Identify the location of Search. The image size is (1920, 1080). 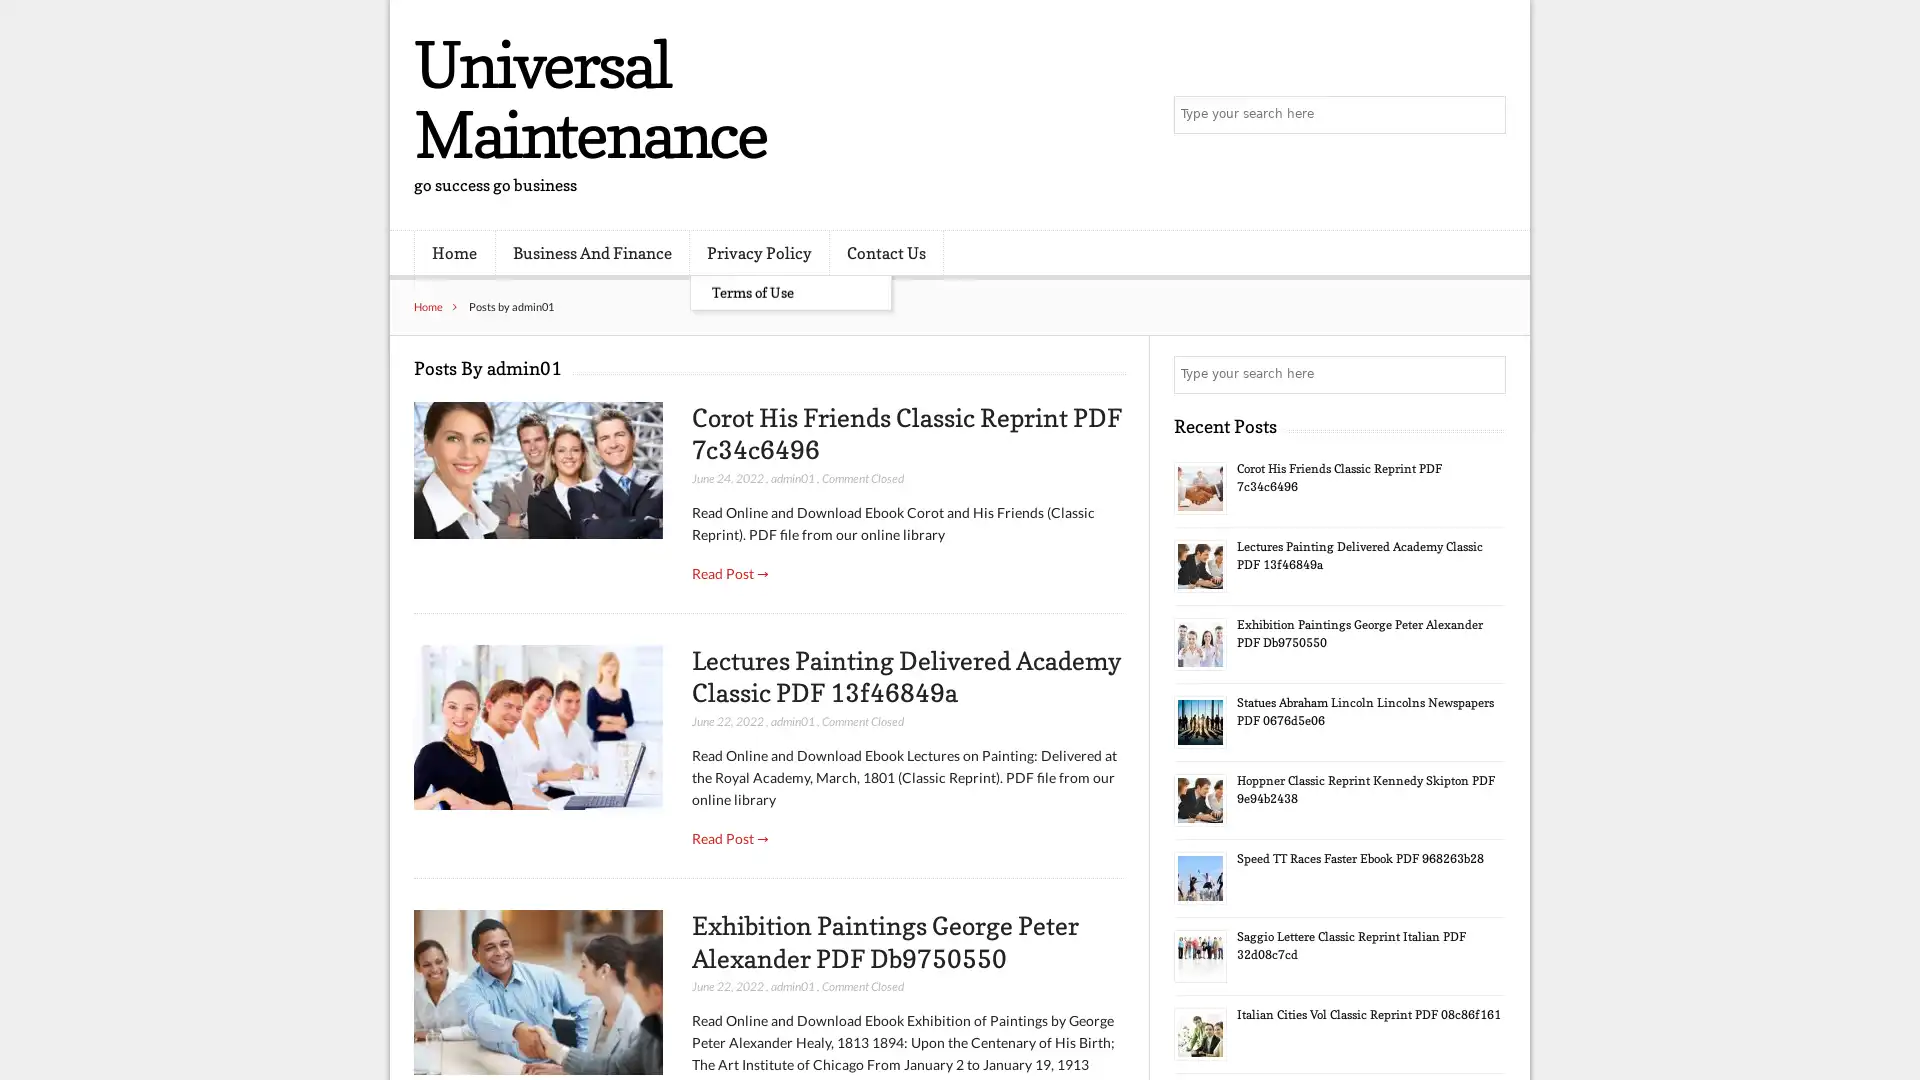
(1485, 374).